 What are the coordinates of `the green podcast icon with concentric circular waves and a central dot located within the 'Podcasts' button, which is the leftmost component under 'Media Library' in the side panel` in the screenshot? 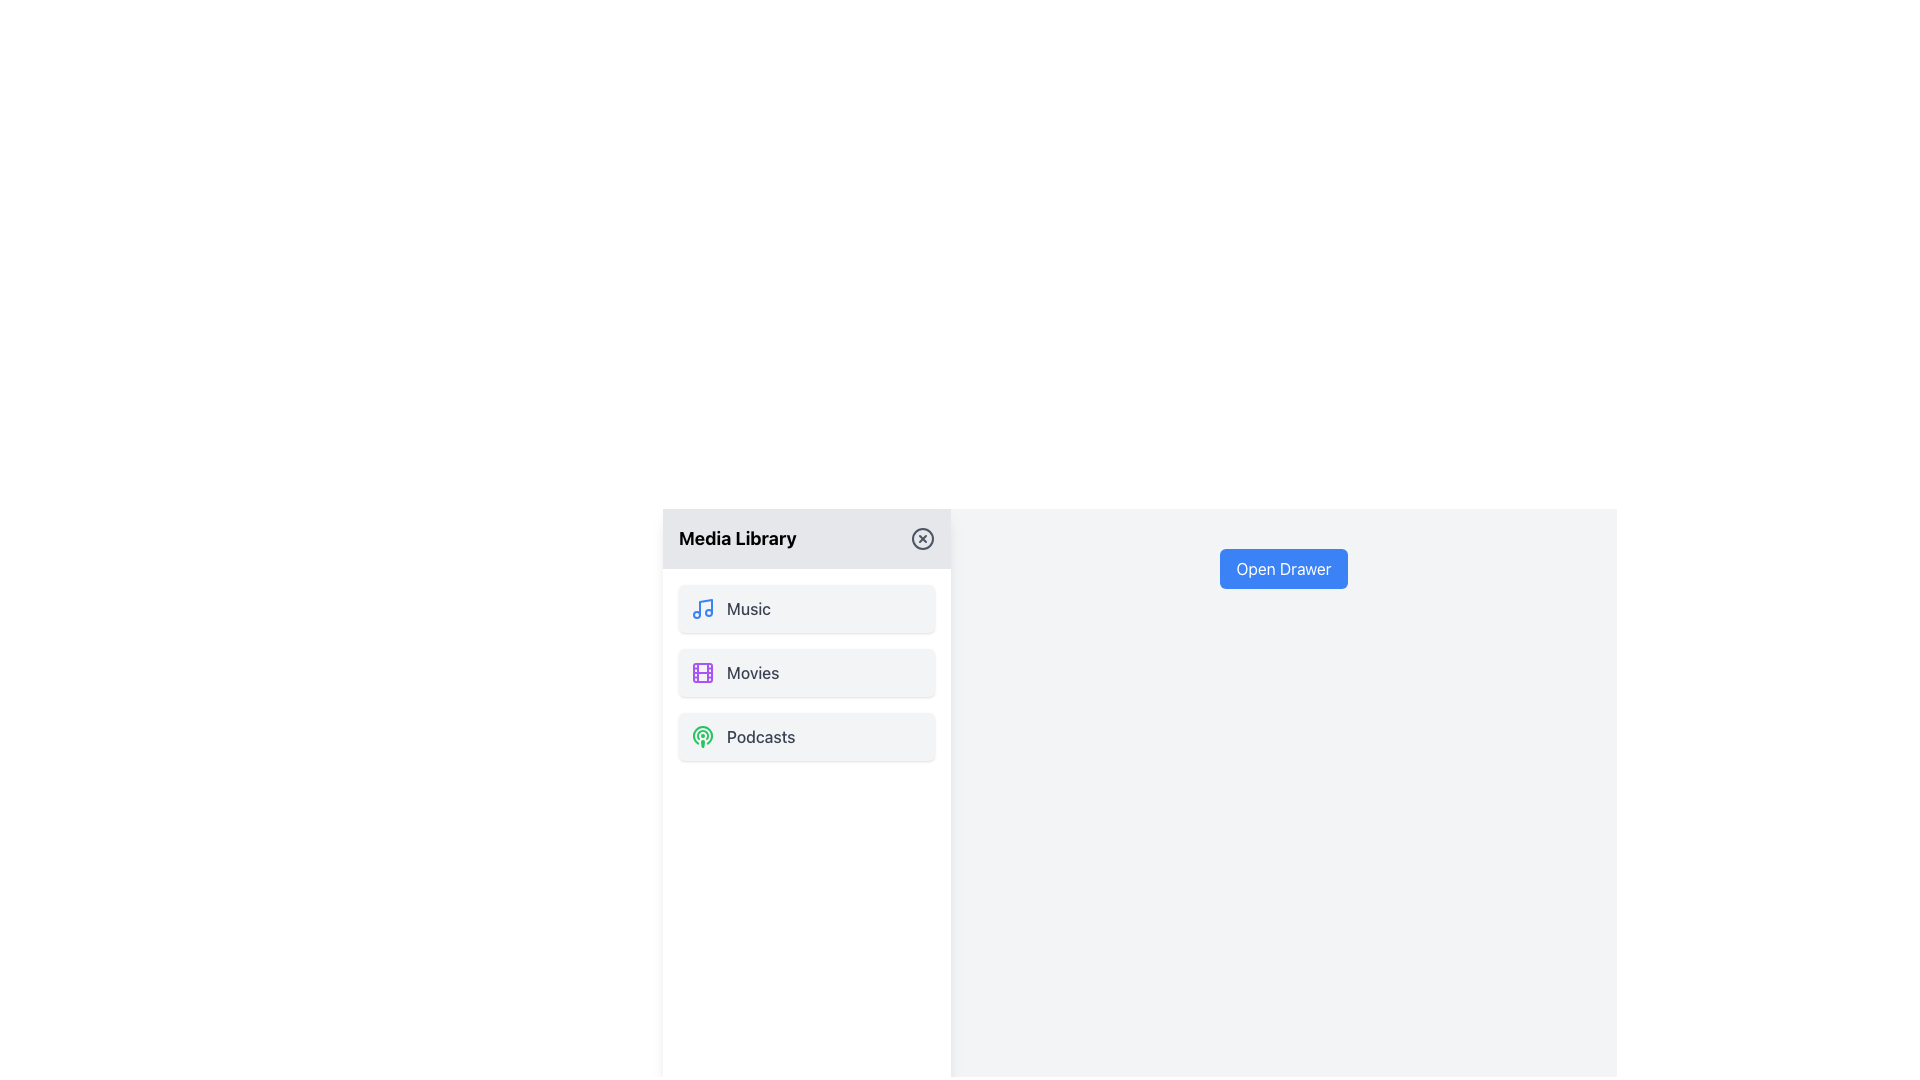 It's located at (702, 736).